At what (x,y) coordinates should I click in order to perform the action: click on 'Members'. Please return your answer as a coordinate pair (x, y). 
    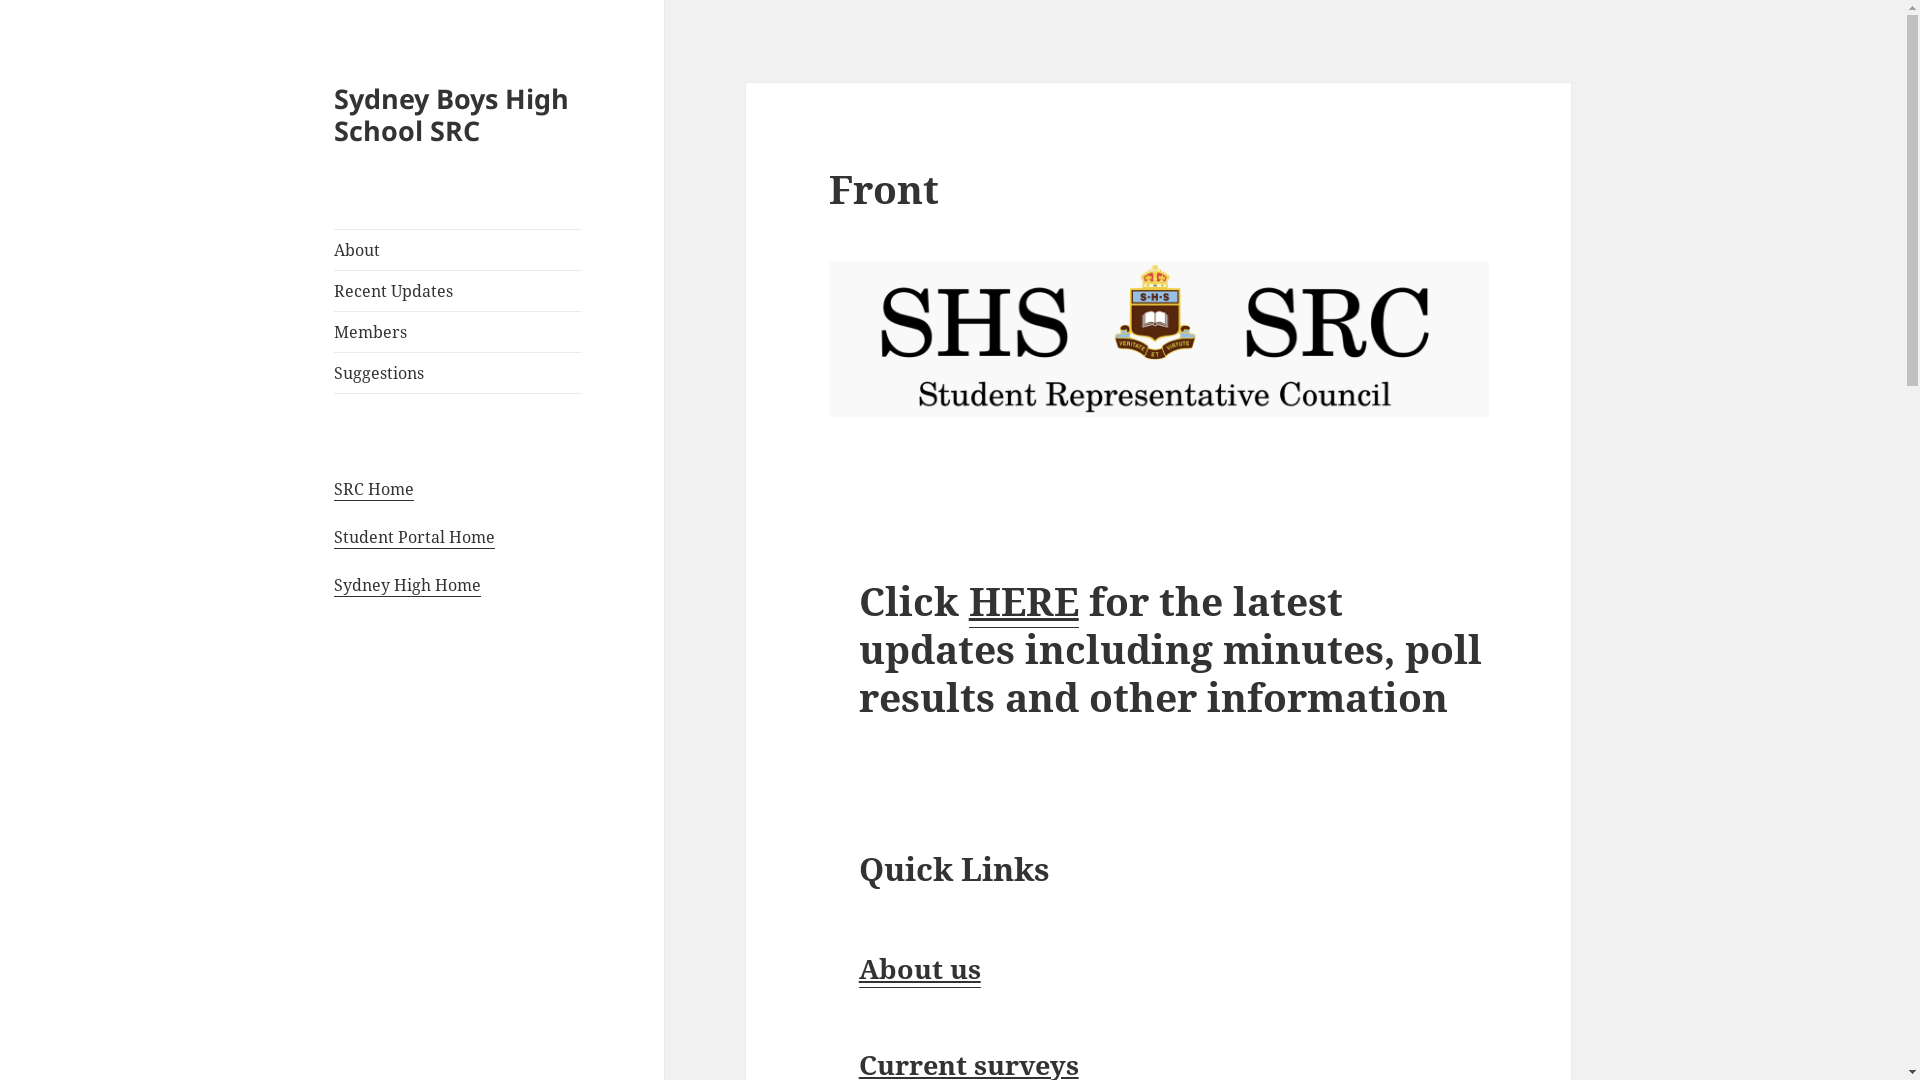
    Looking at the image, I should click on (456, 330).